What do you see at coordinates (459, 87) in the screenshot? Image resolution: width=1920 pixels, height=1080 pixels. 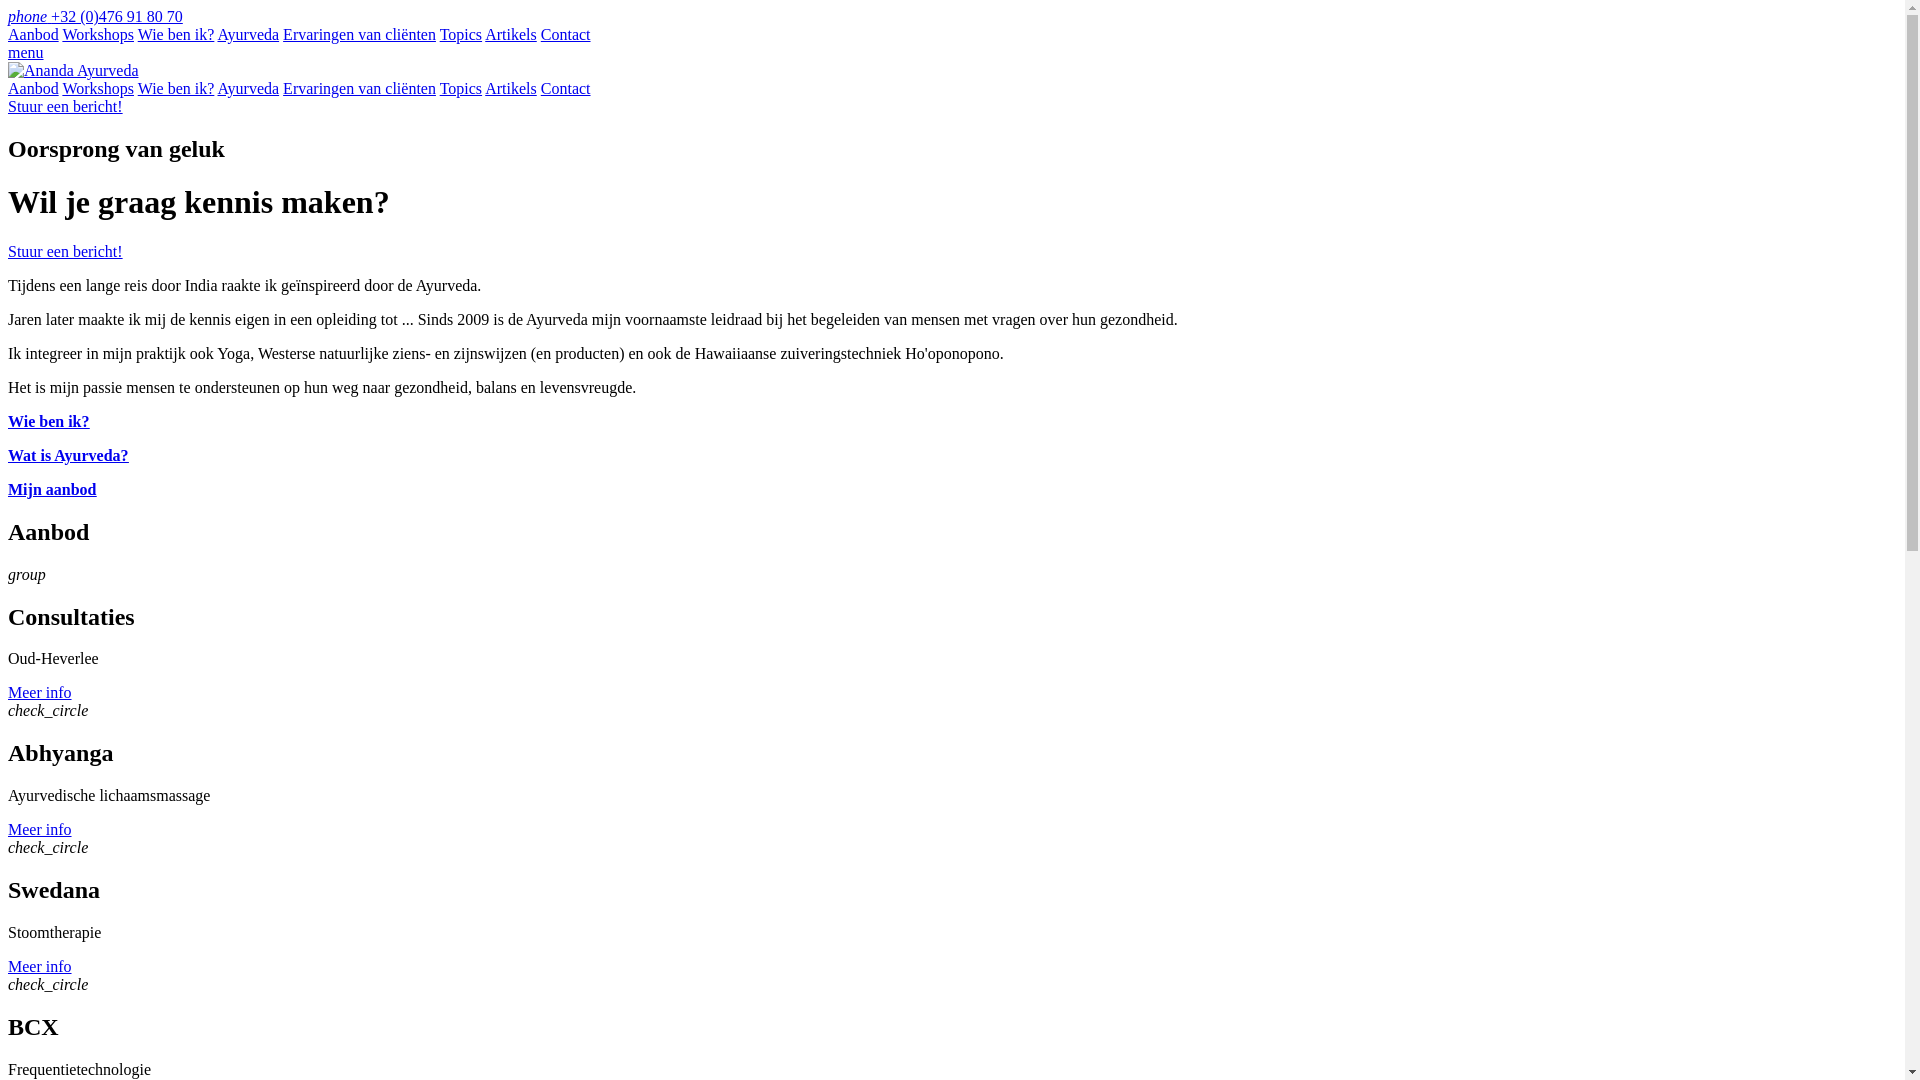 I see `'Topics'` at bounding box center [459, 87].